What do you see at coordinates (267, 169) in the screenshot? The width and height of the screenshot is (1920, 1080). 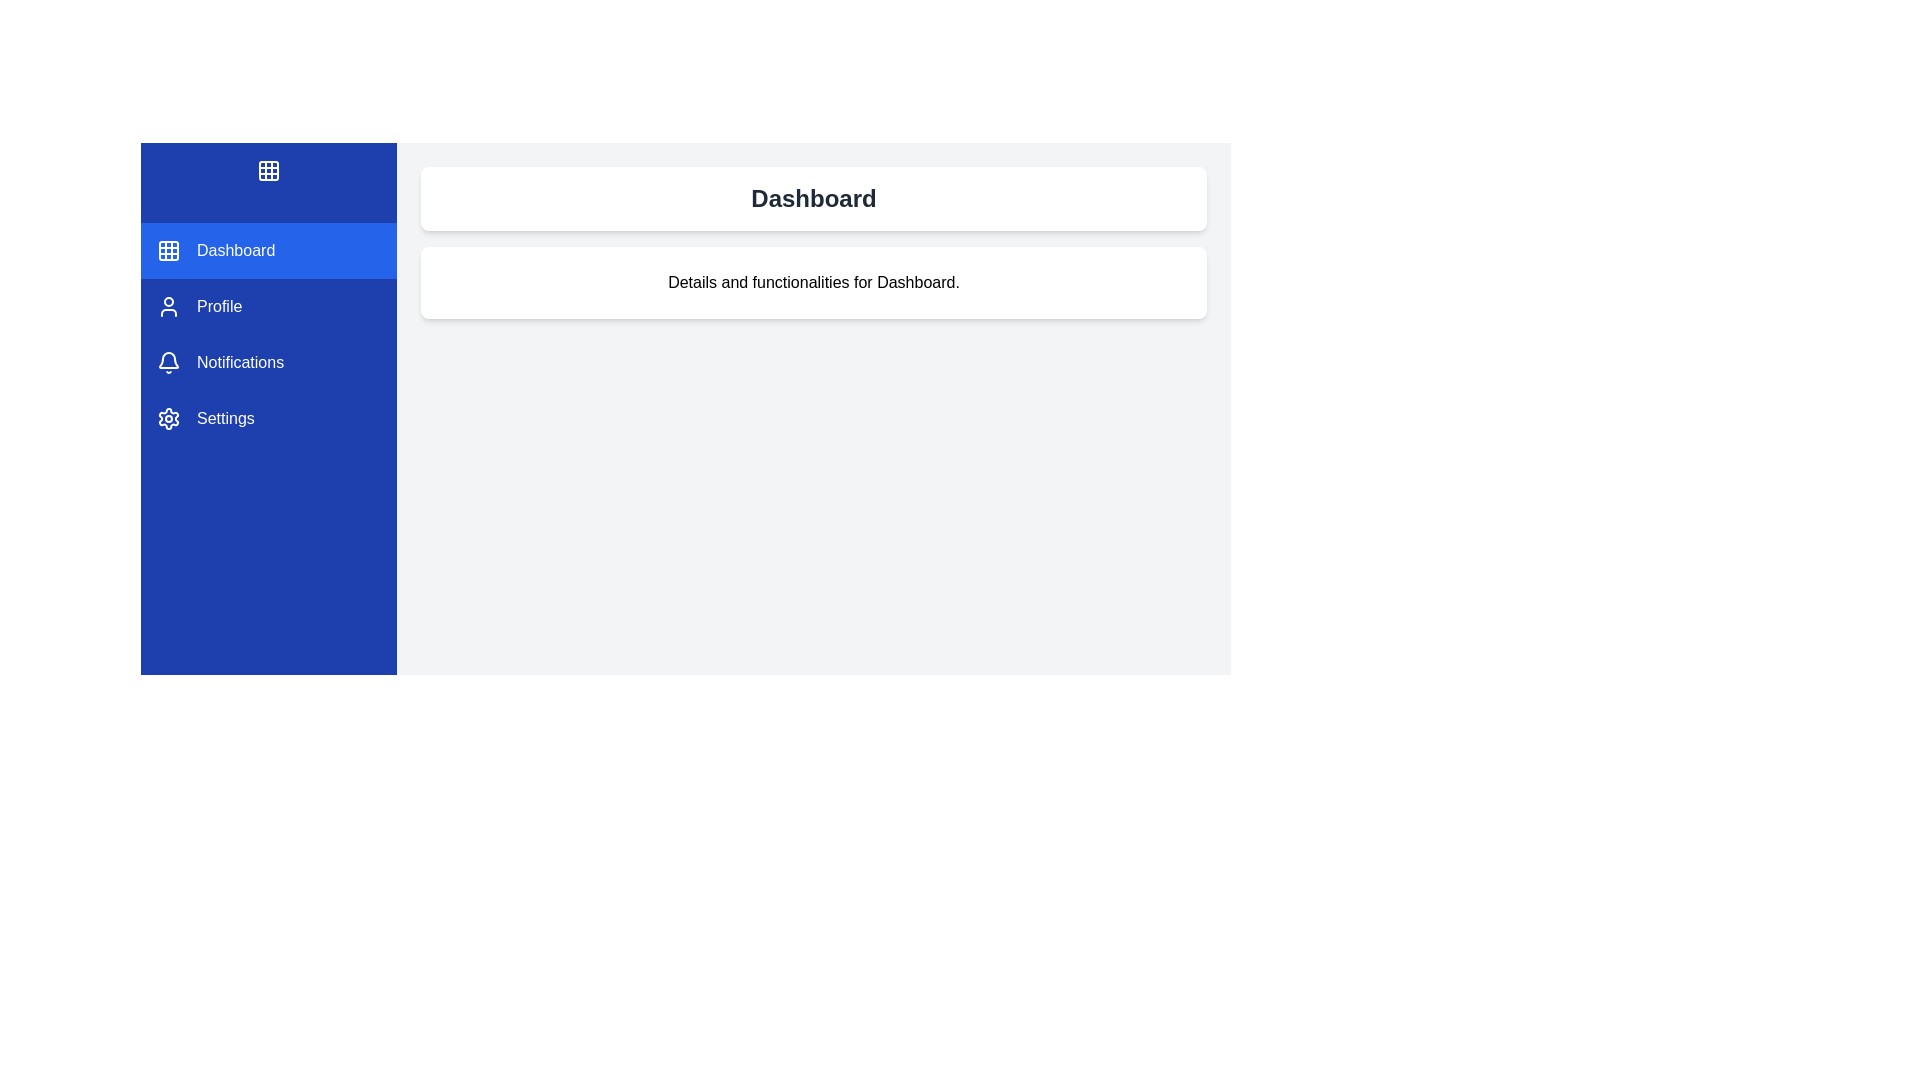 I see `the SVG-based graphical icon representing a menu or grid toggle located at the top-left corner of the navigation panel, above the 'Dashboard' menu item` at bounding box center [267, 169].